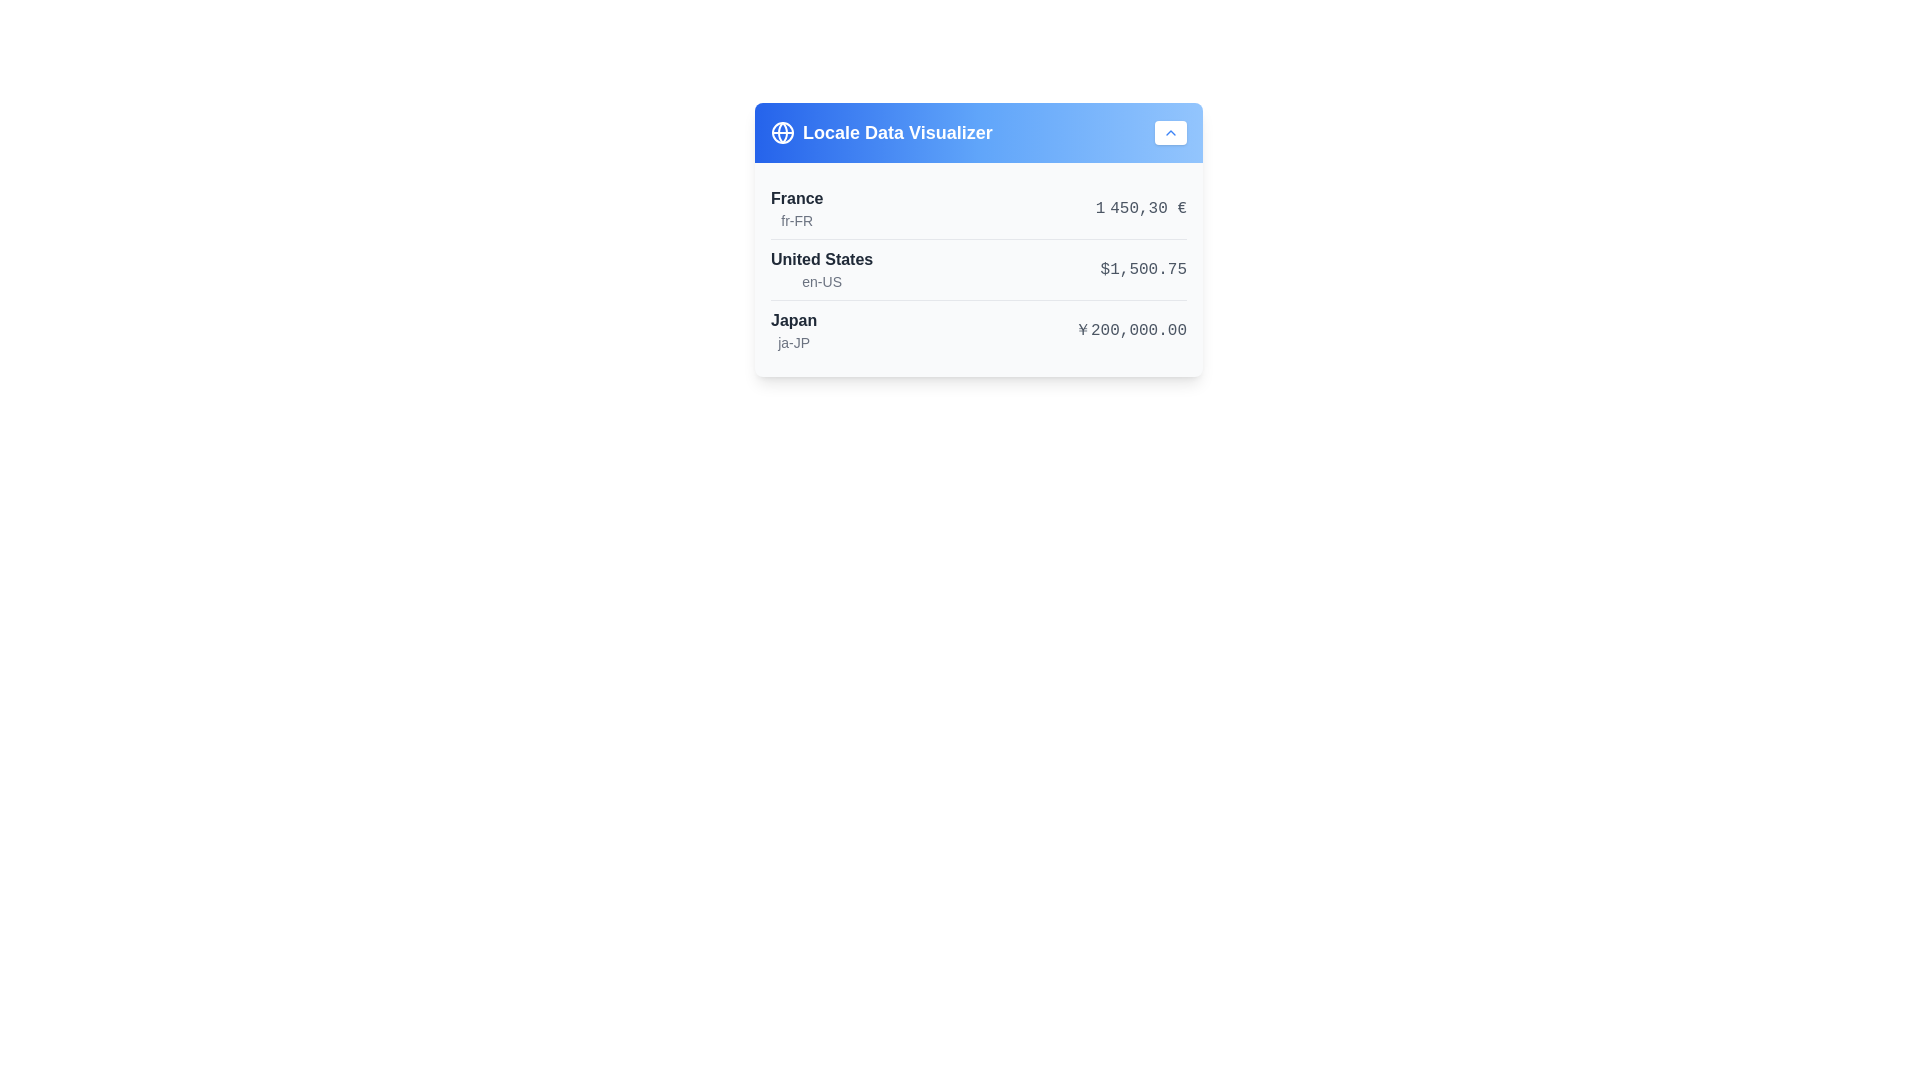 This screenshot has height=1080, width=1920. What do you see at coordinates (781, 132) in the screenshot?
I see `the globe icon styled in white within a blue circular background, located to the left of the text 'Locale Data Visualizer', aligned horizontally and vertically centered in the header` at bounding box center [781, 132].